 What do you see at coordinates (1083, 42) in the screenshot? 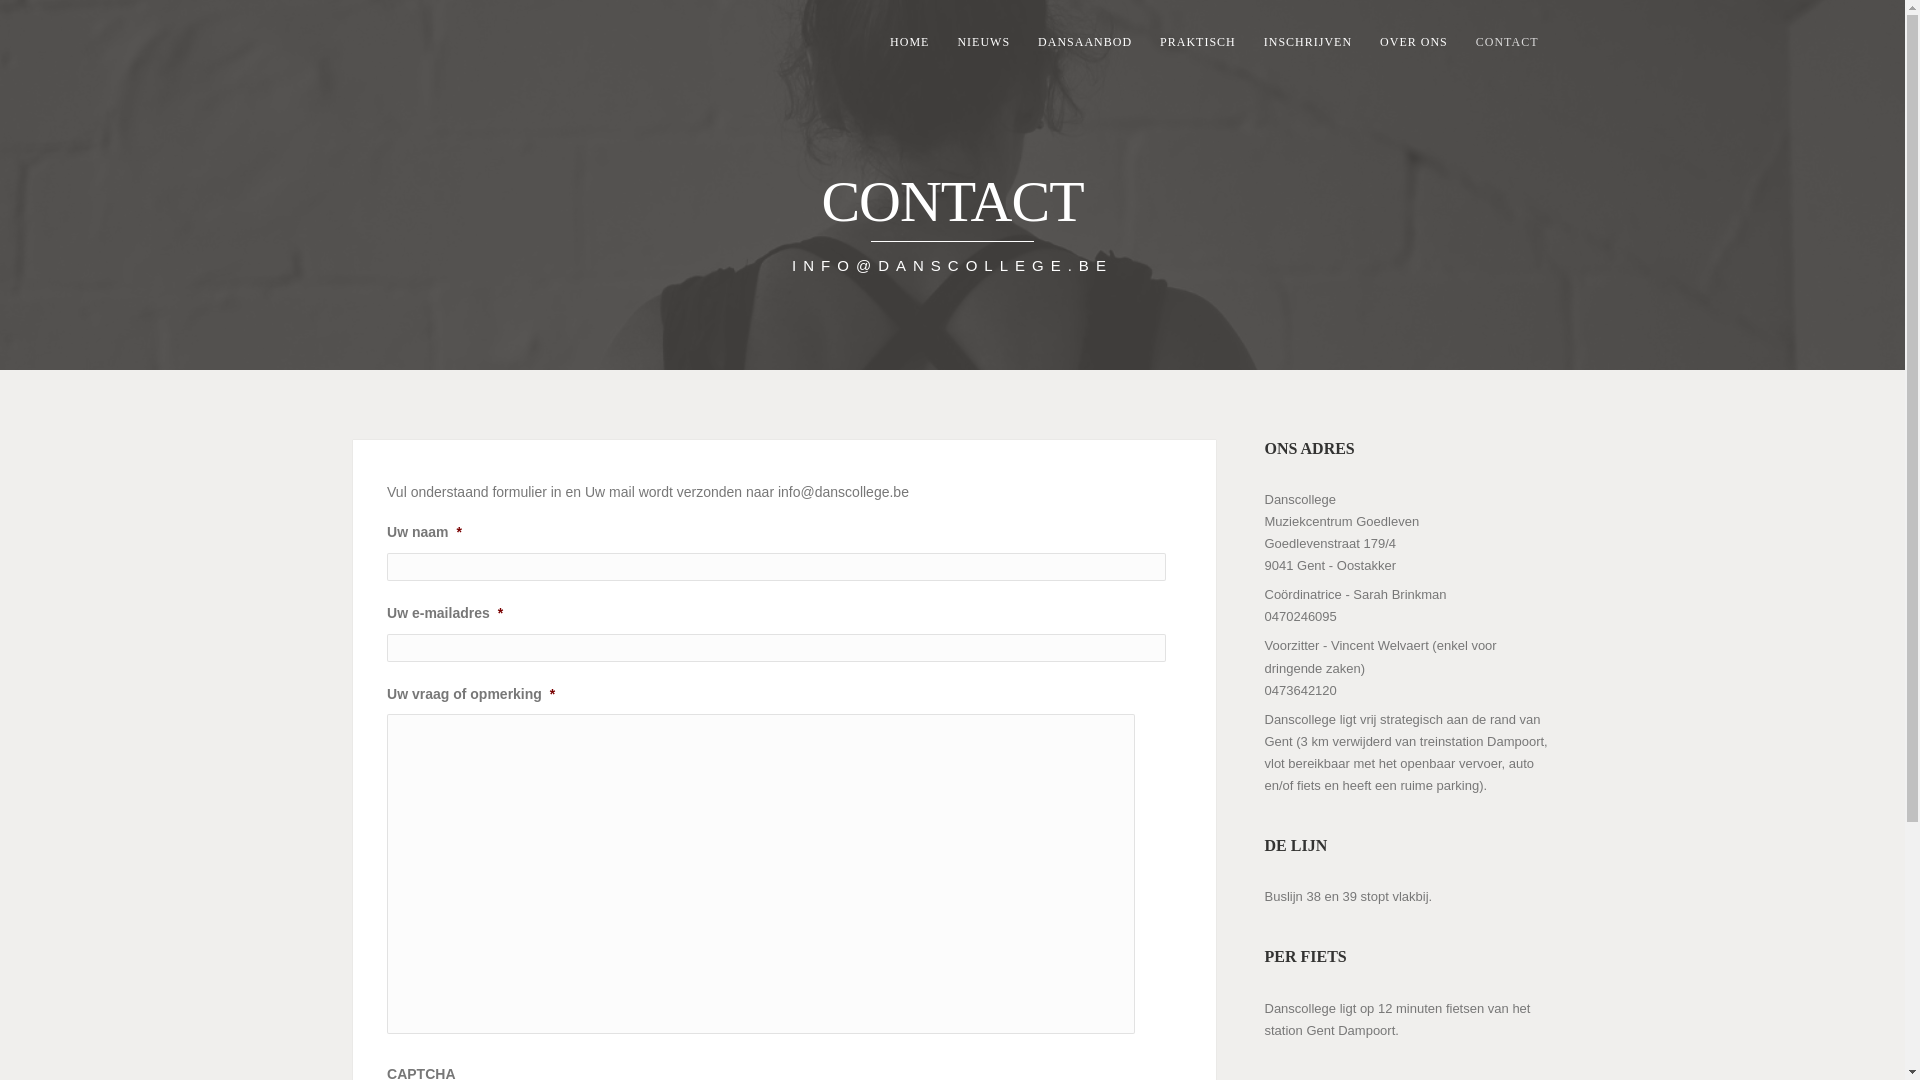
I see `'DANSAANBOD'` at bounding box center [1083, 42].